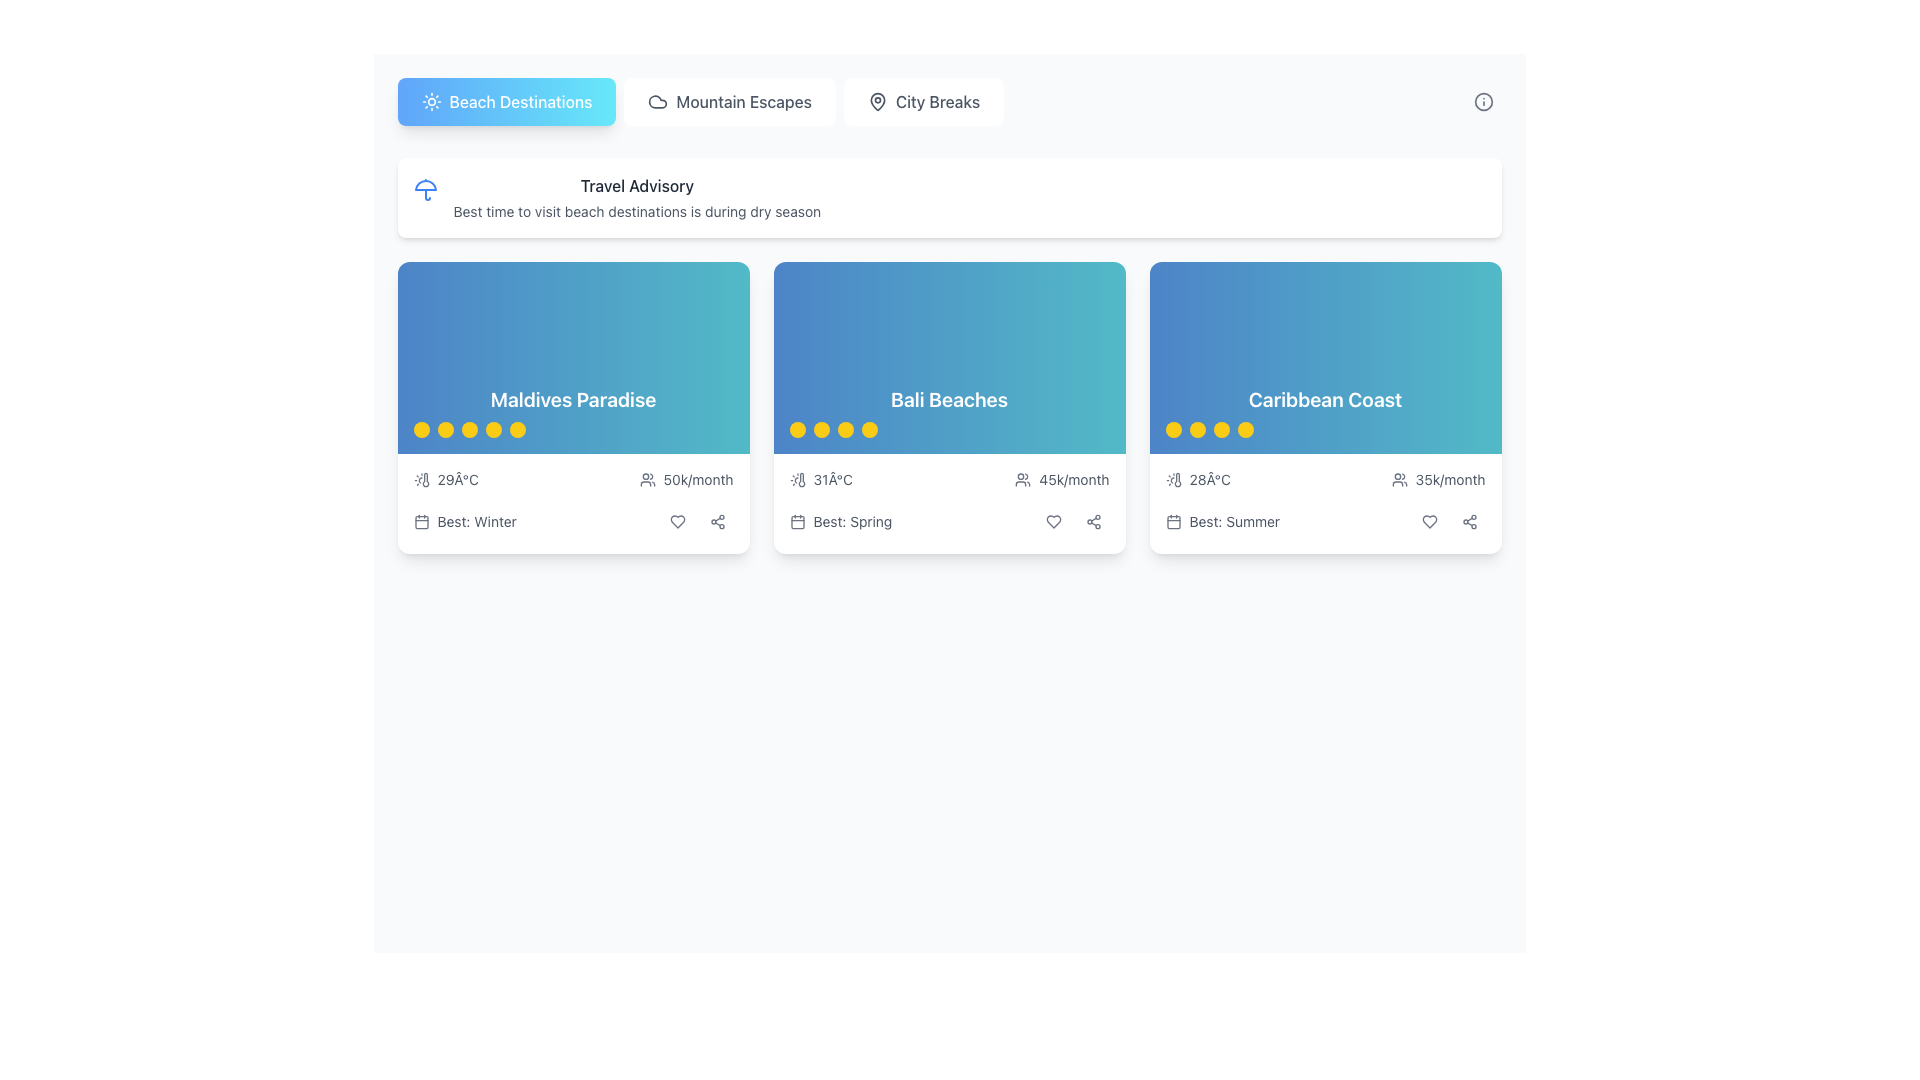  What do you see at coordinates (1221, 520) in the screenshot?
I see `the non-interactive text element displaying 'Summer' for the 'Caribbean Coast' destination, located at the lower-right corner of the card` at bounding box center [1221, 520].